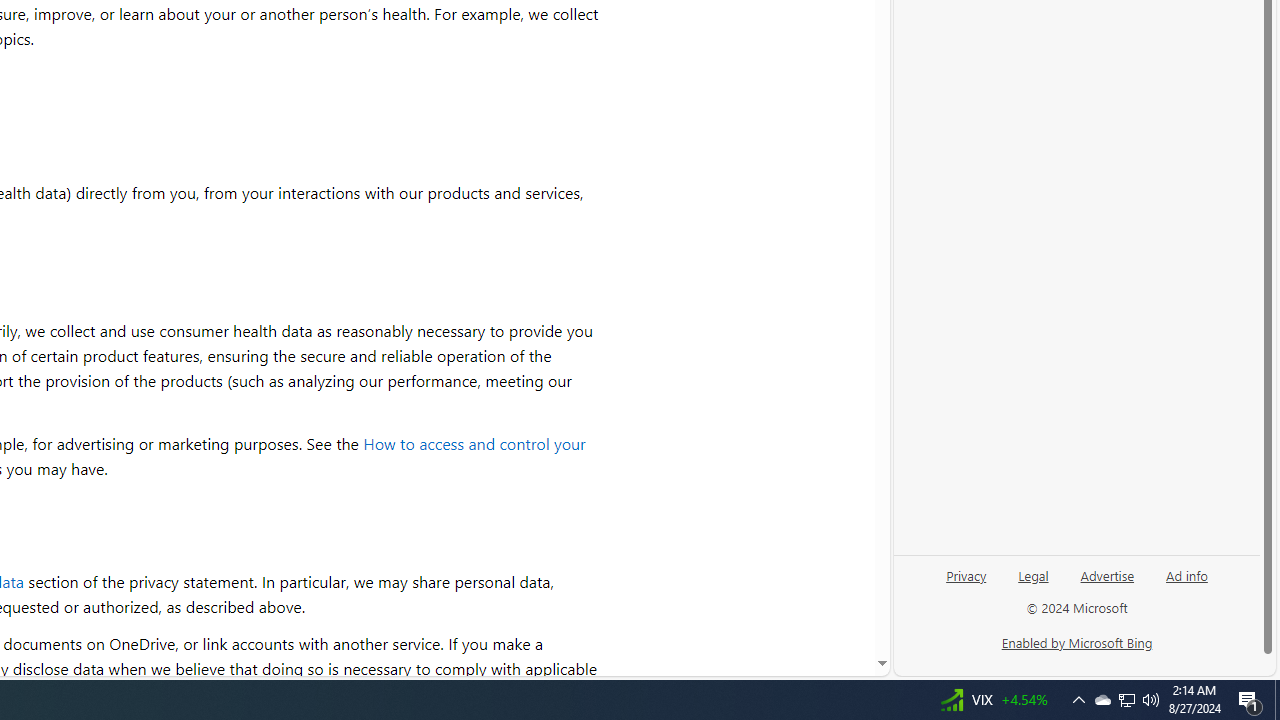 The image size is (1280, 720). I want to click on 'Legal', so click(1033, 583).